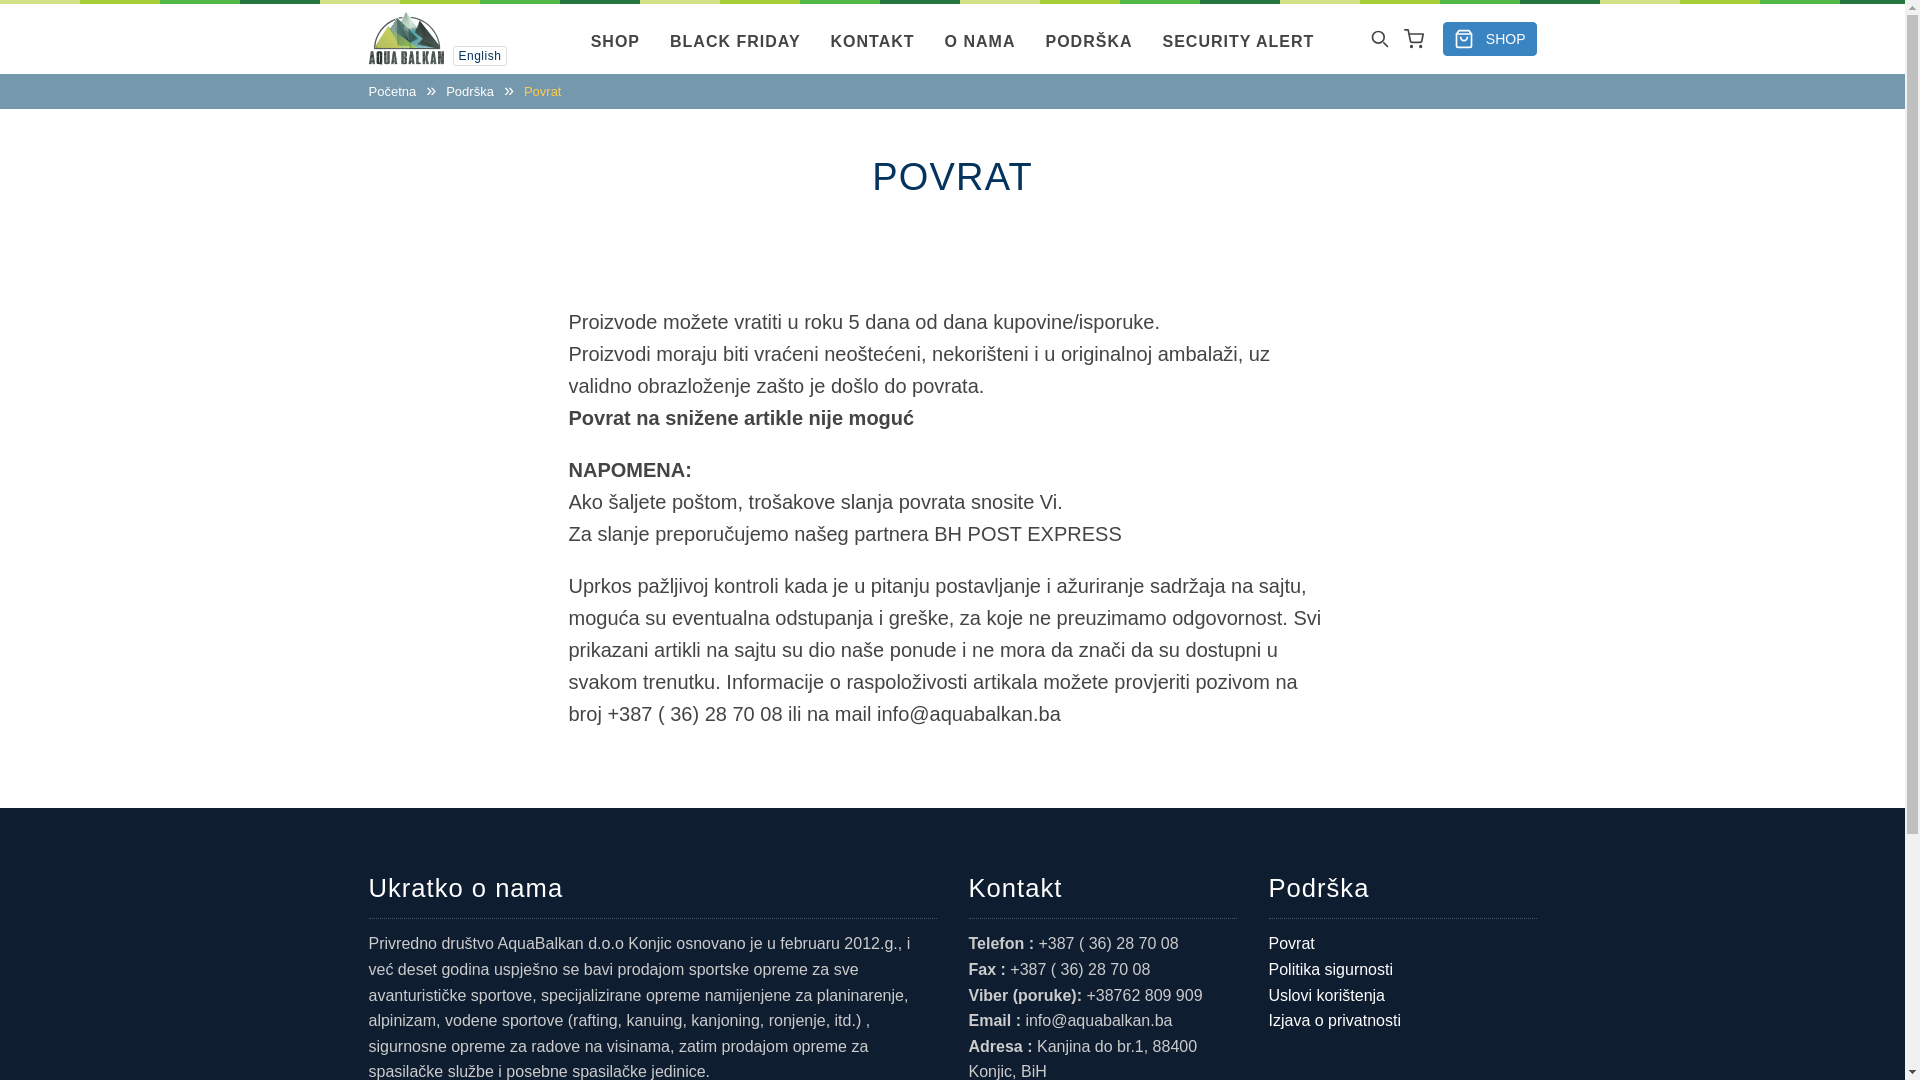 This screenshot has height=1080, width=1920. Describe the element at coordinates (614, 42) in the screenshot. I see `'SHOP'` at that location.